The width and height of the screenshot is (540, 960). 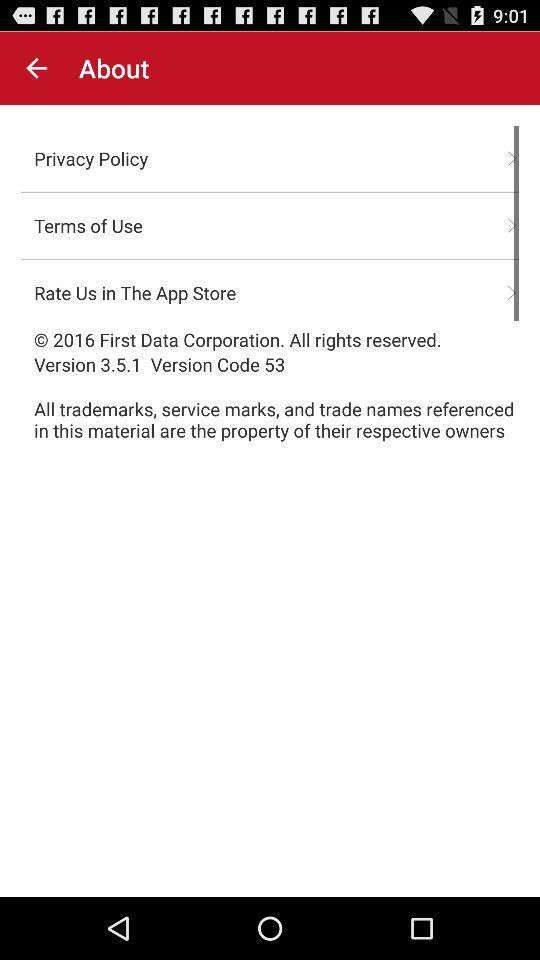 I want to click on app next to the about app, so click(x=36, y=68).